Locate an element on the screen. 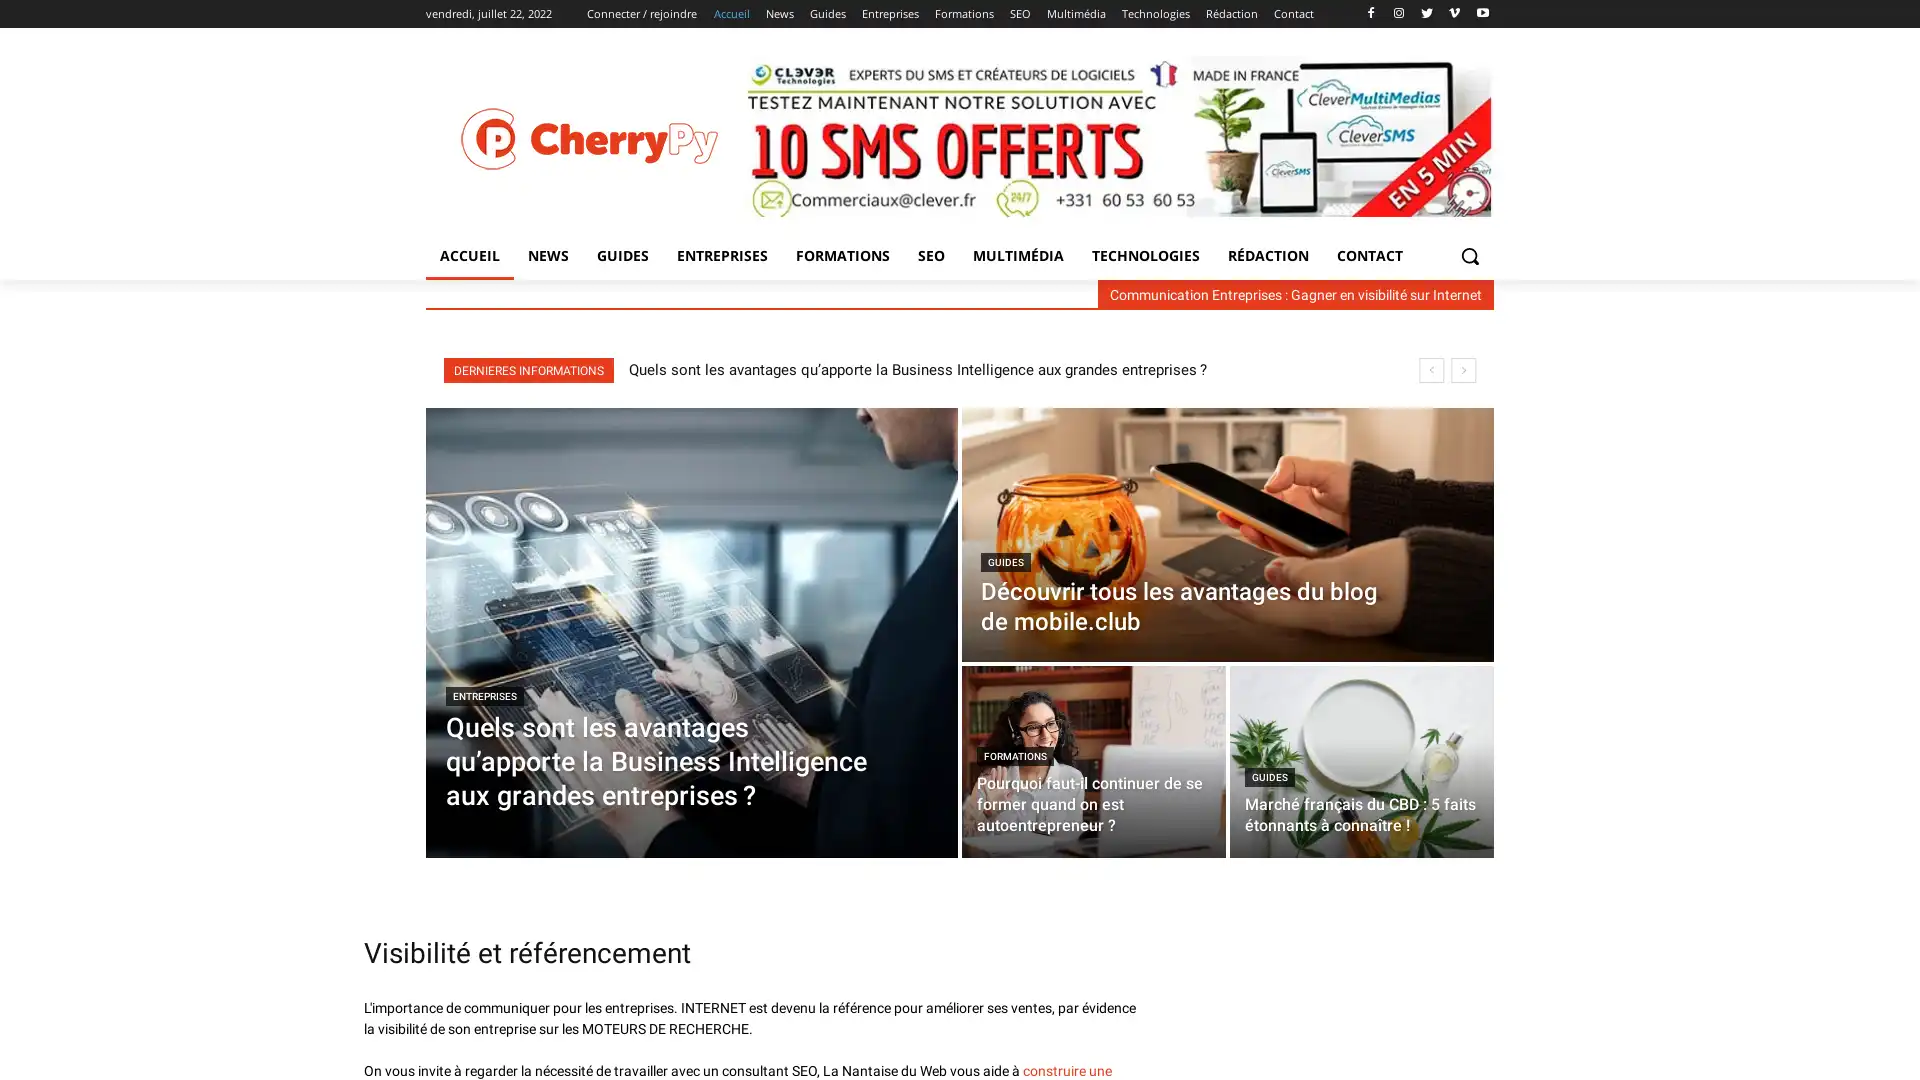 The image size is (1920, 1080). Search is located at coordinates (1469, 254).